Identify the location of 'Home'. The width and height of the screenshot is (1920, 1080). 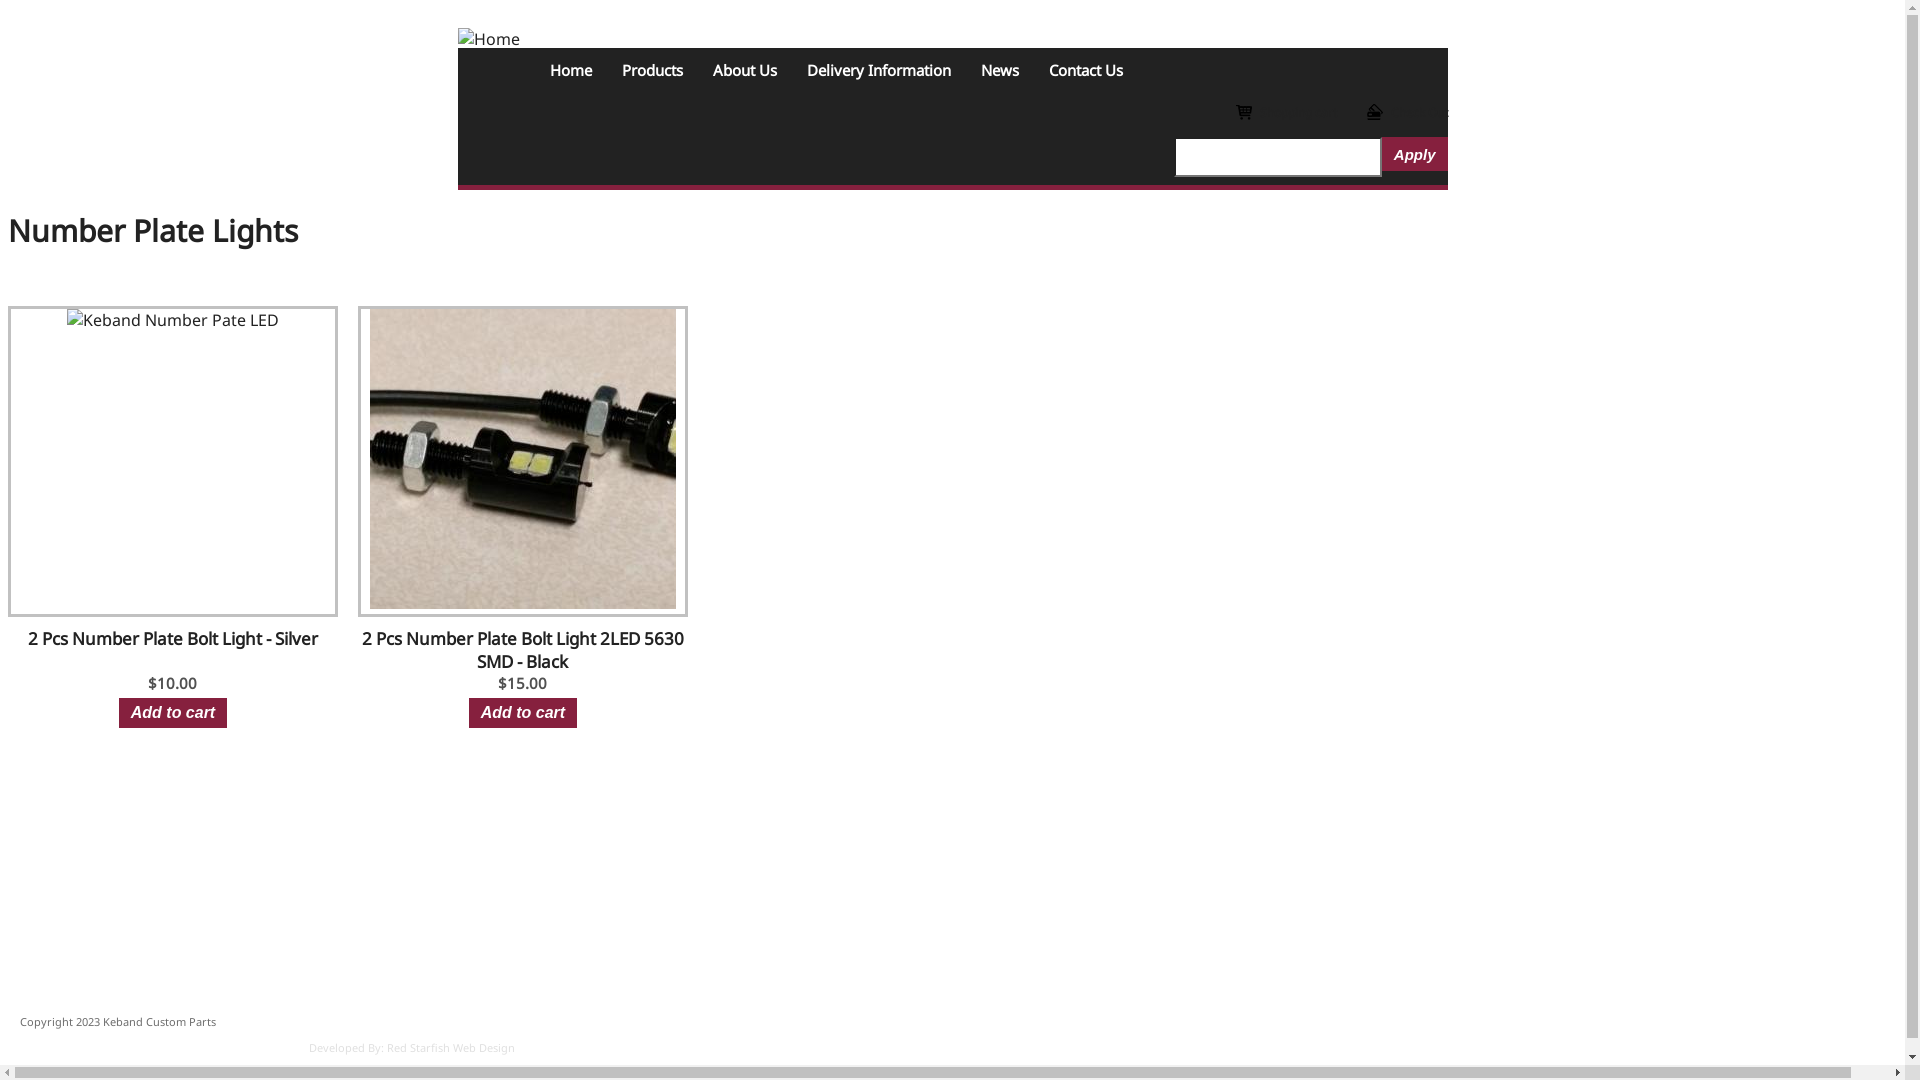
(489, 38).